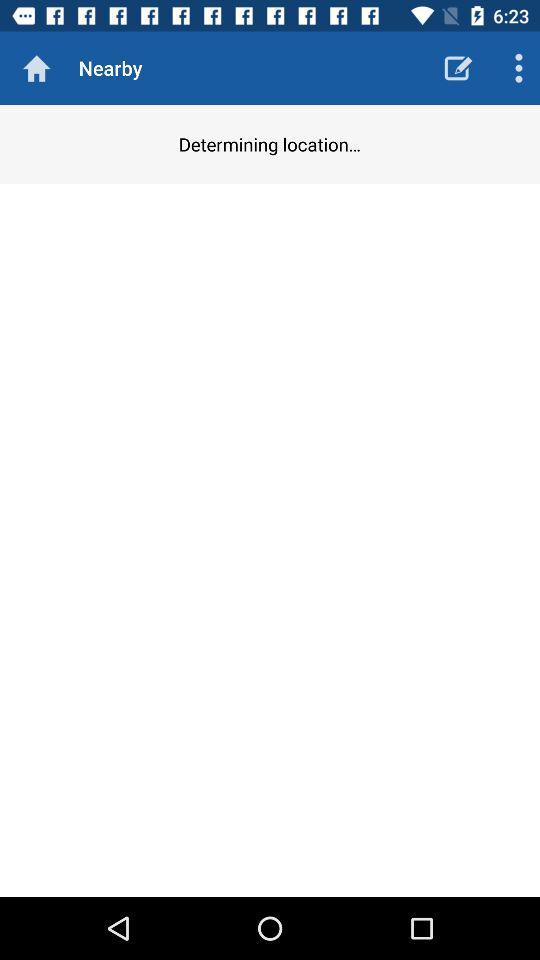  Describe the element at coordinates (458, 68) in the screenshot. I see `the item to the right of nearby icon` at that location.